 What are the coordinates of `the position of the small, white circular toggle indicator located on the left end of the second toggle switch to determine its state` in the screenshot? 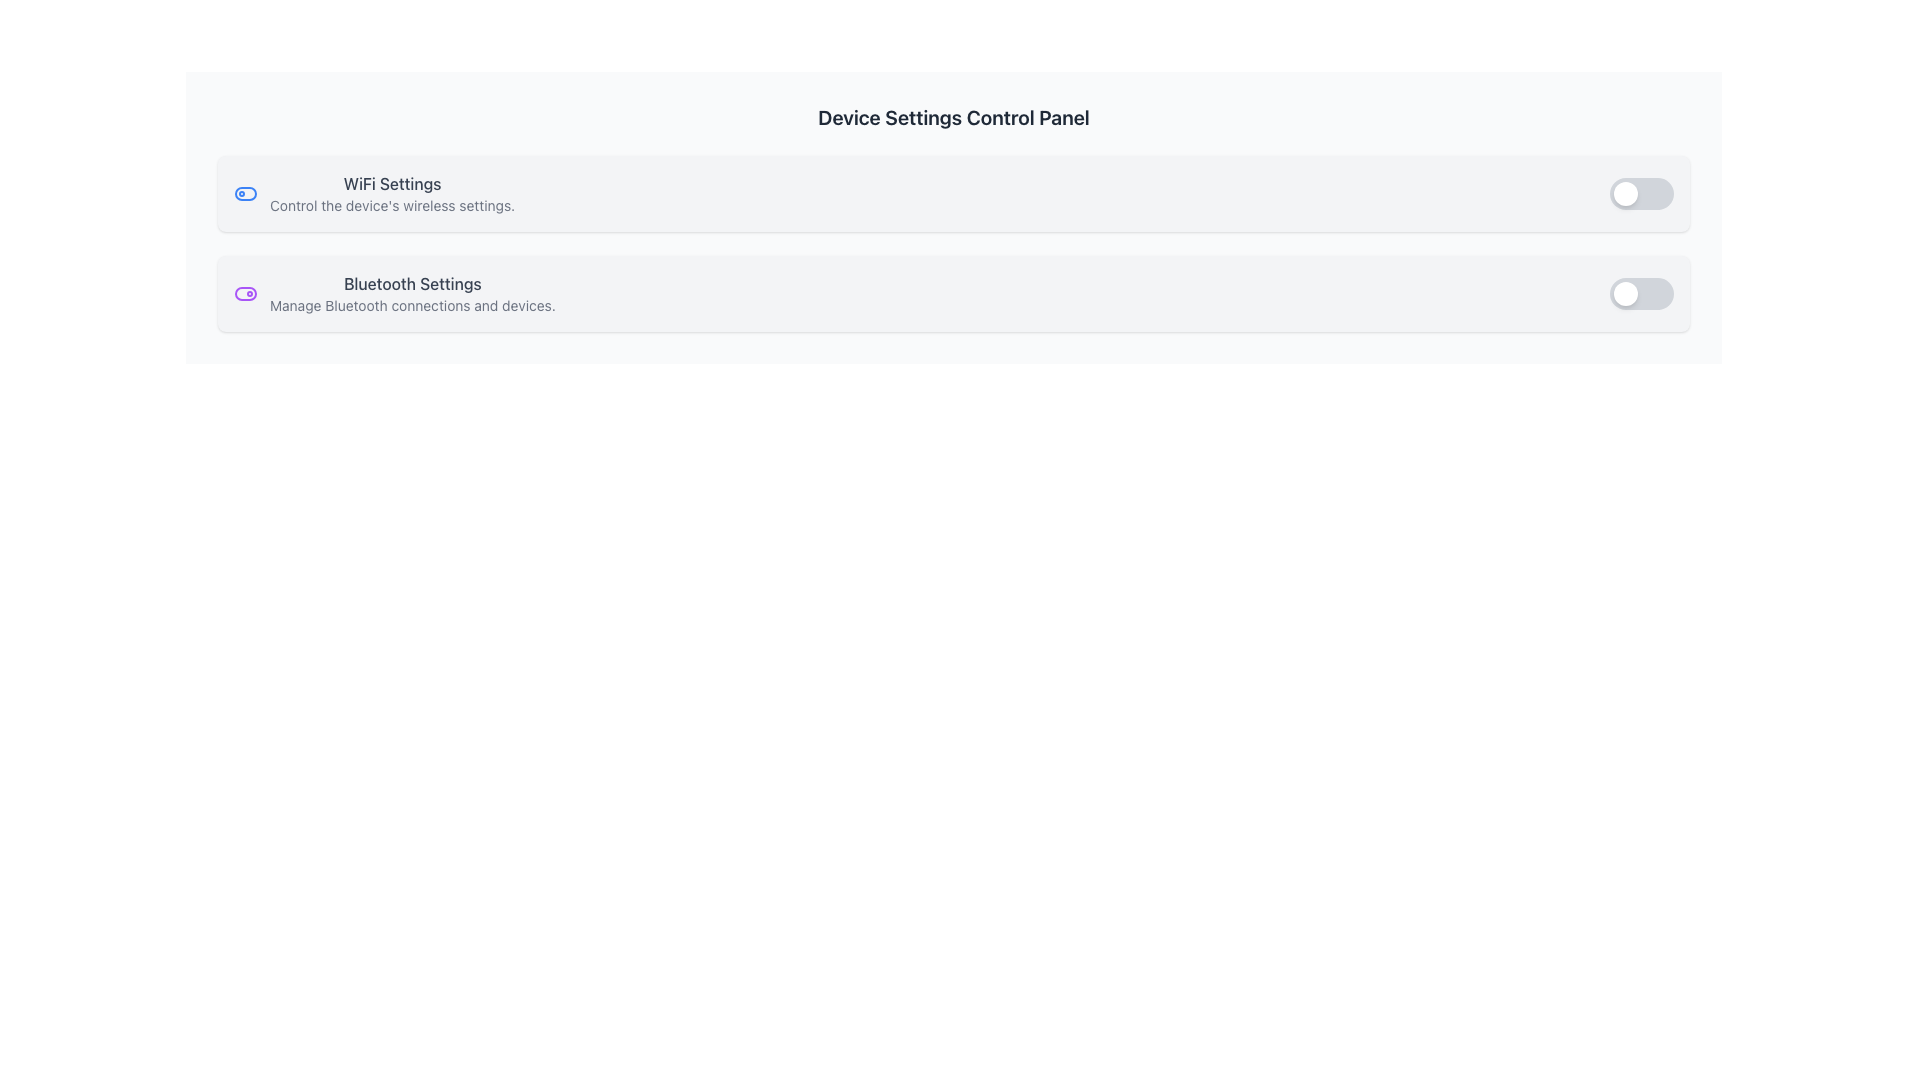 It's located at (1626, 293).